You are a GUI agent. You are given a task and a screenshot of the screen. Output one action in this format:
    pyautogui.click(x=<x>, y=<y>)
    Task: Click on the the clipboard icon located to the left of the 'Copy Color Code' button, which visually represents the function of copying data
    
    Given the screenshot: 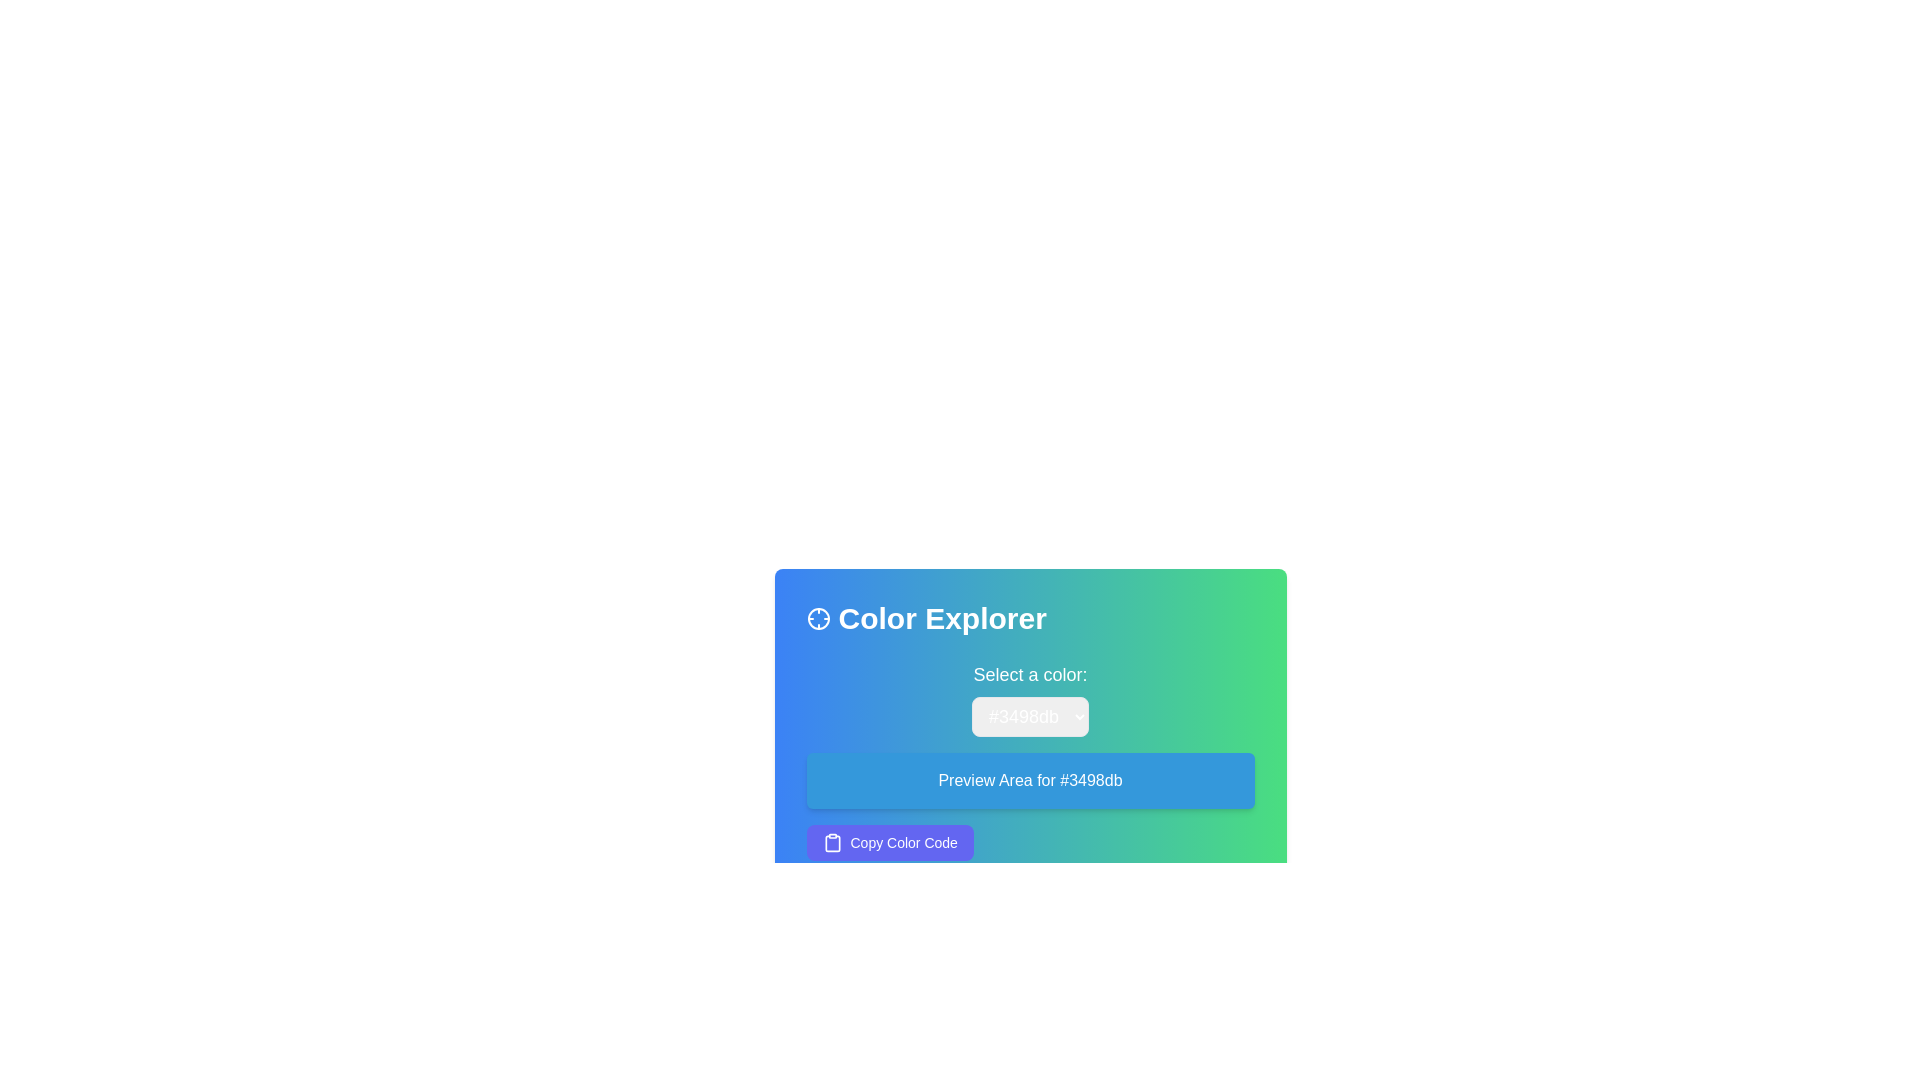 What is the action you would take?
    pyautogui.click(x=832, y=843)
    